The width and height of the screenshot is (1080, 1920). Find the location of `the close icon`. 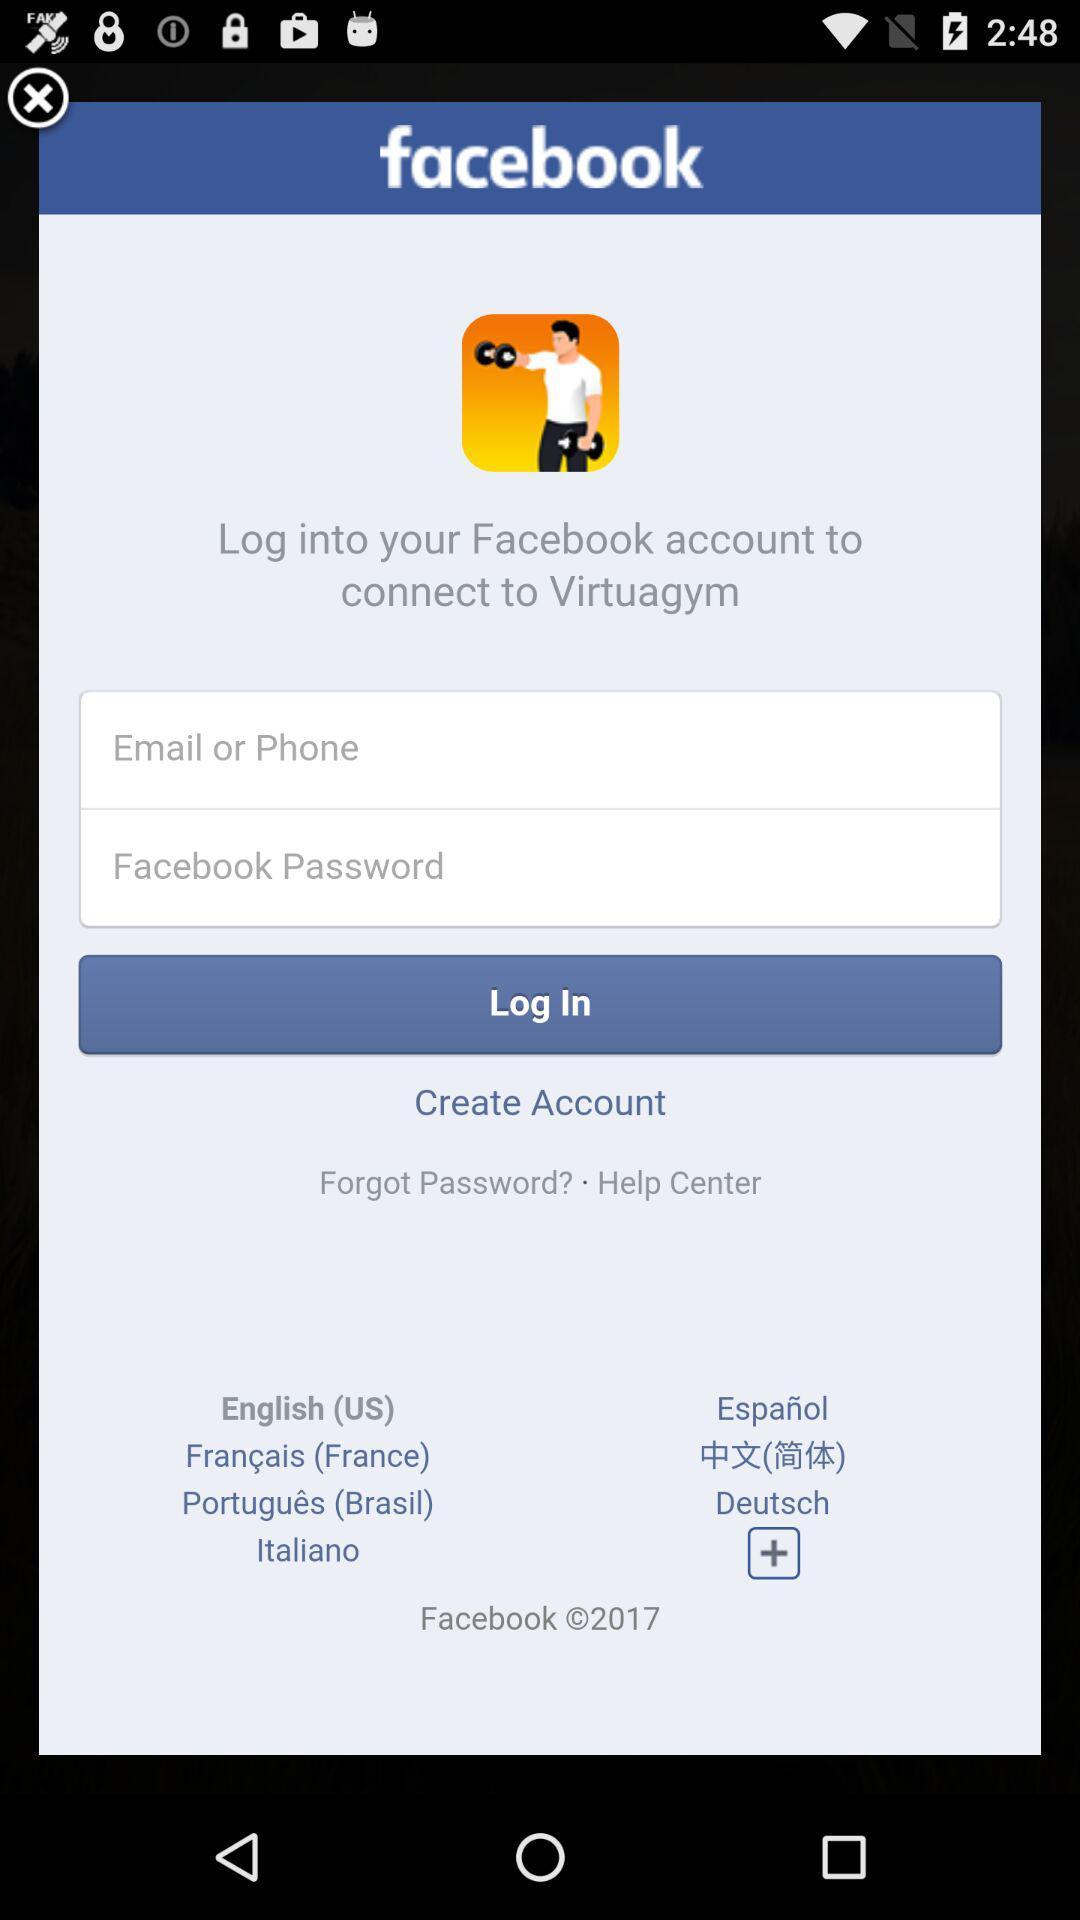

the close icon is located at coordinates (38, 107).